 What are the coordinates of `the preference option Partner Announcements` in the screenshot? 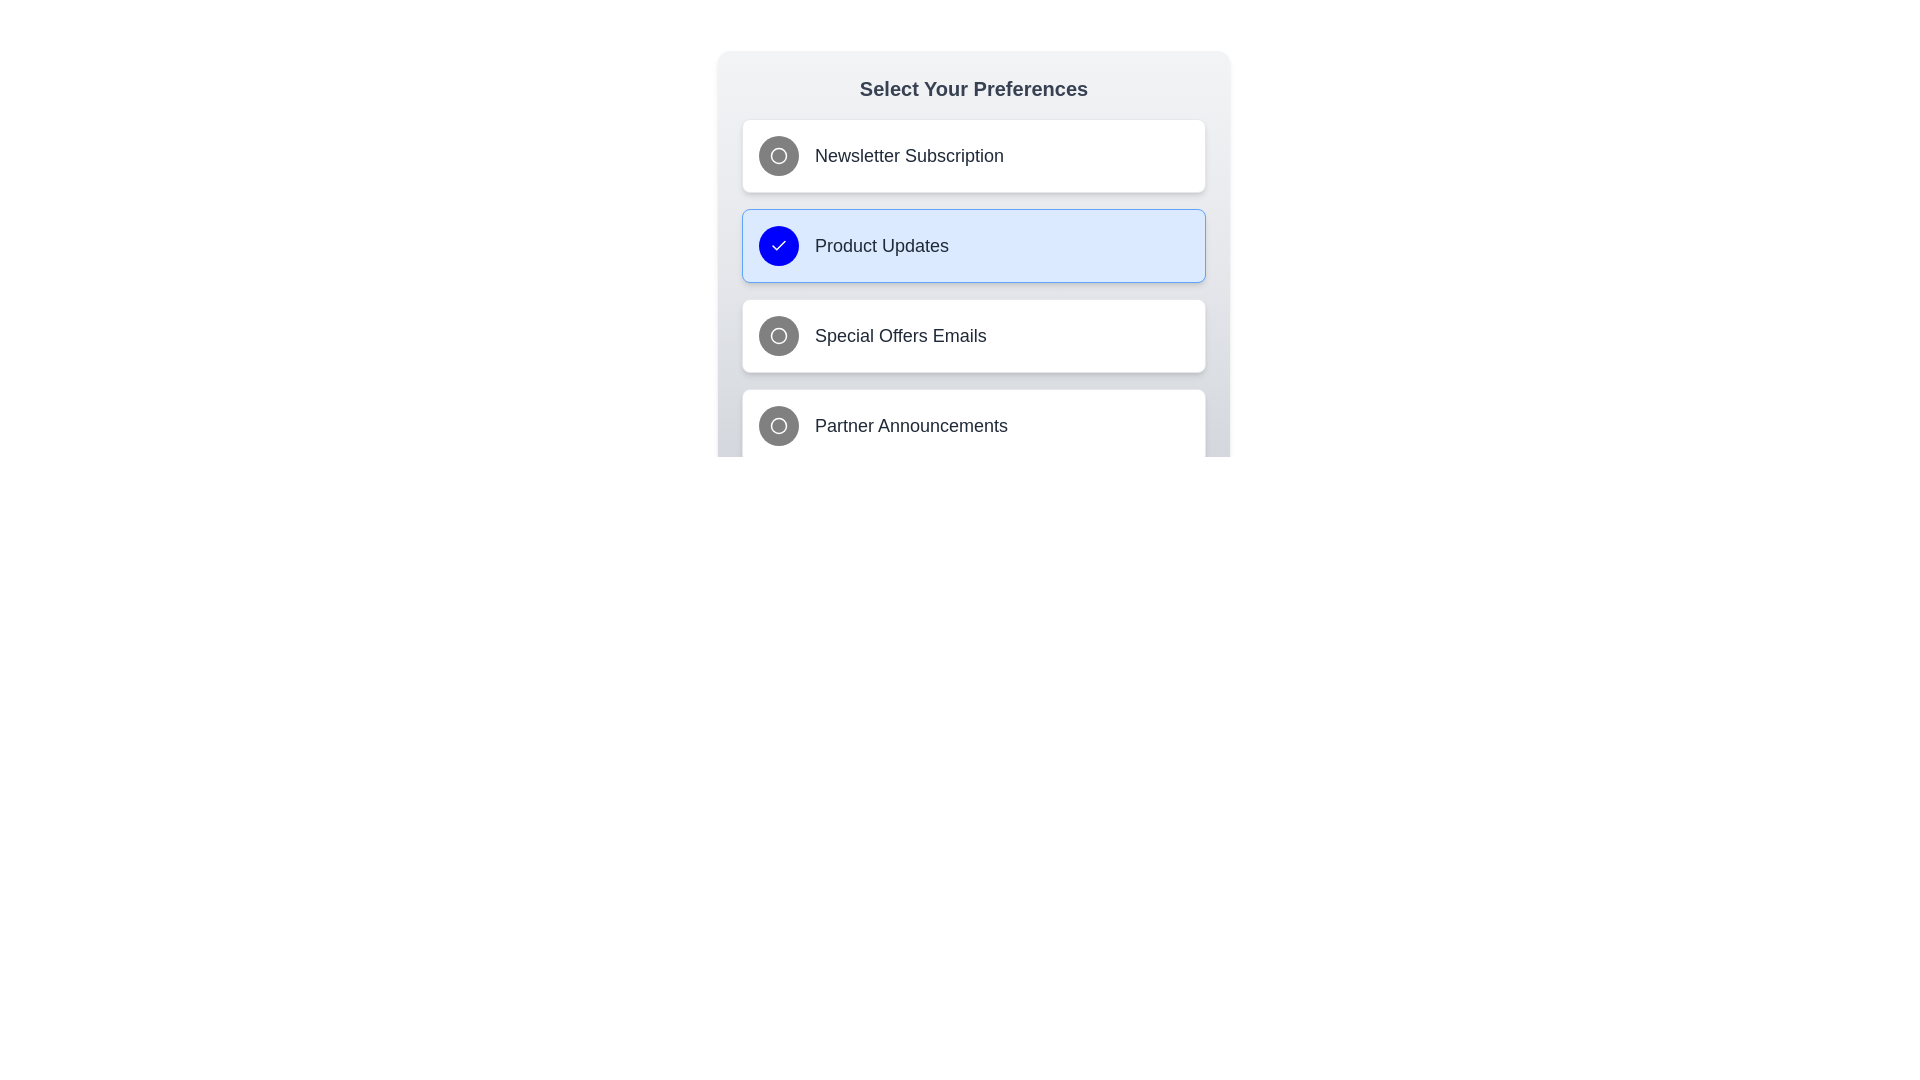 It's located at (974, 424).